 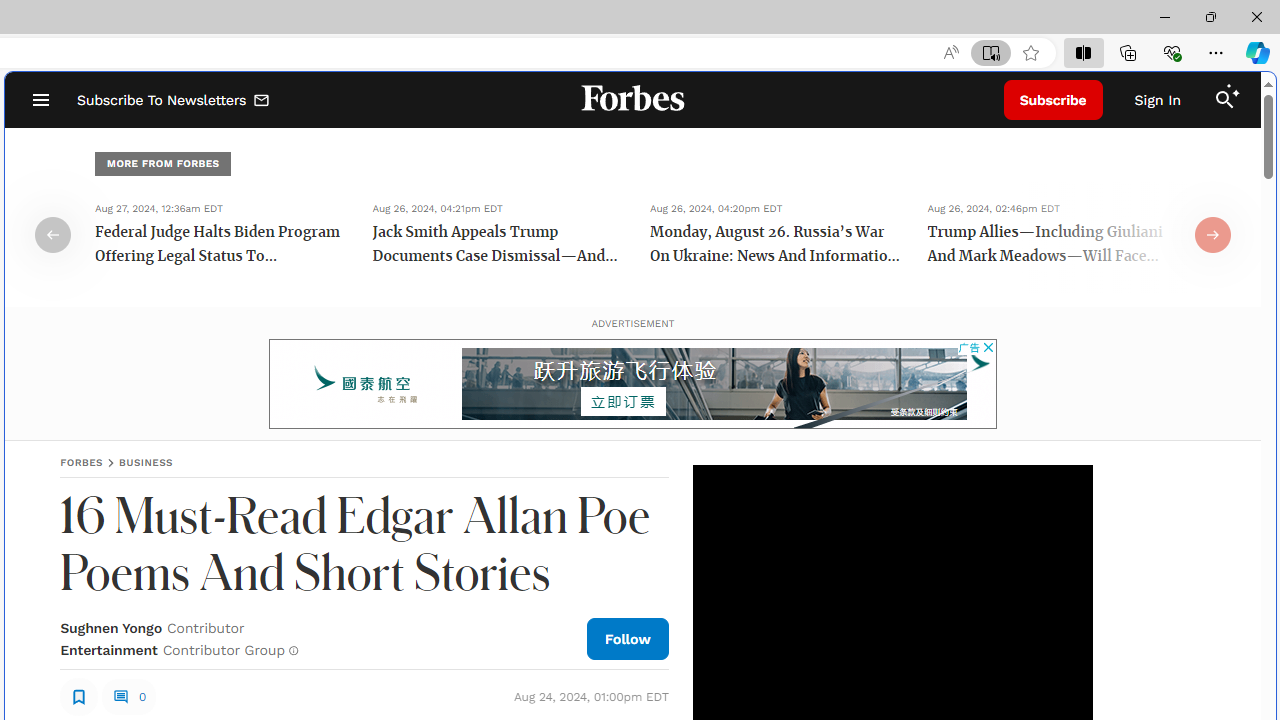 I want to click on '0', so click(x=128, y=695).